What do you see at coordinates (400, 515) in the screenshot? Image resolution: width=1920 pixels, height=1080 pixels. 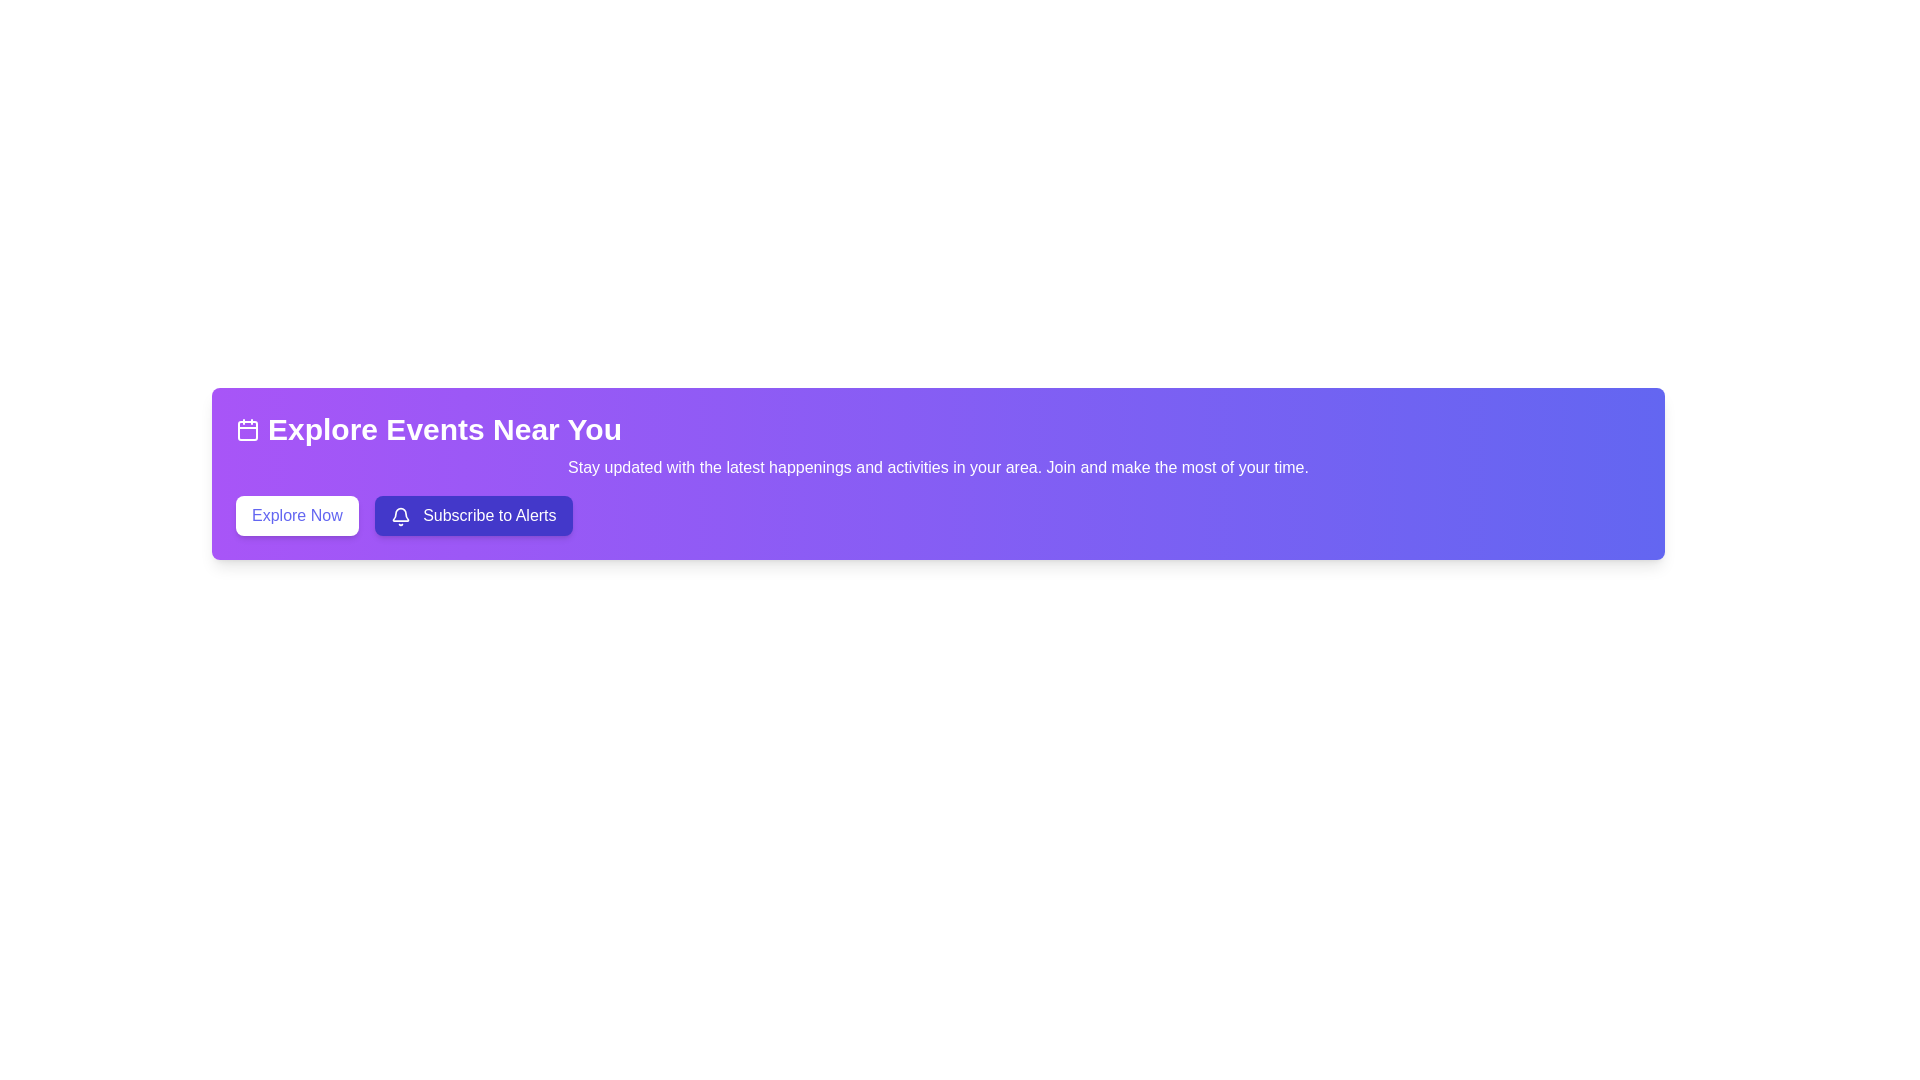 I see `the alert notification icon located to the left of the 'Subscribe to Alerts' button` at bounding box center [400, 515].